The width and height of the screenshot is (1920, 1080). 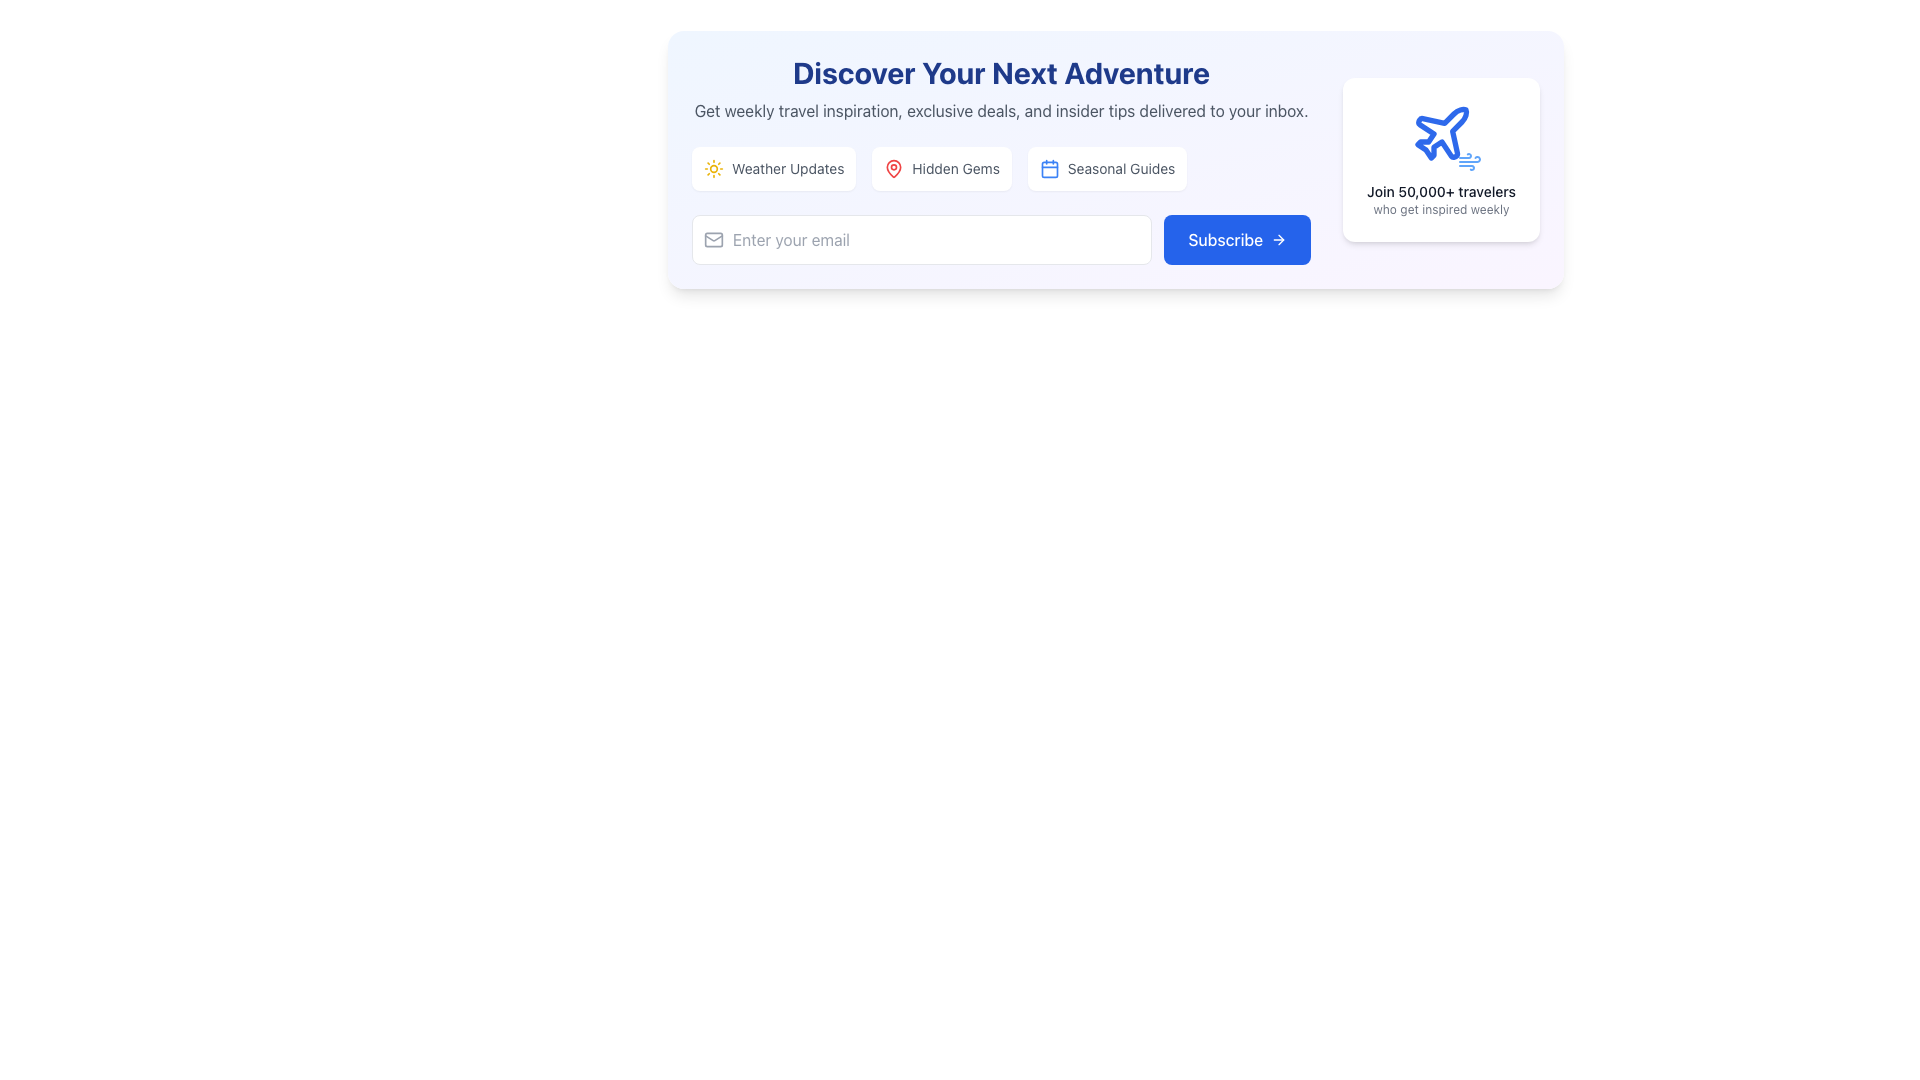 What do you see at coordinates (955, 168) in the screenshot?
I see `the text label displaying 'Hidden Gems' which is styled in gray and is part of a selection option within a white box with rounded corners` at bounding box center [955, 168].